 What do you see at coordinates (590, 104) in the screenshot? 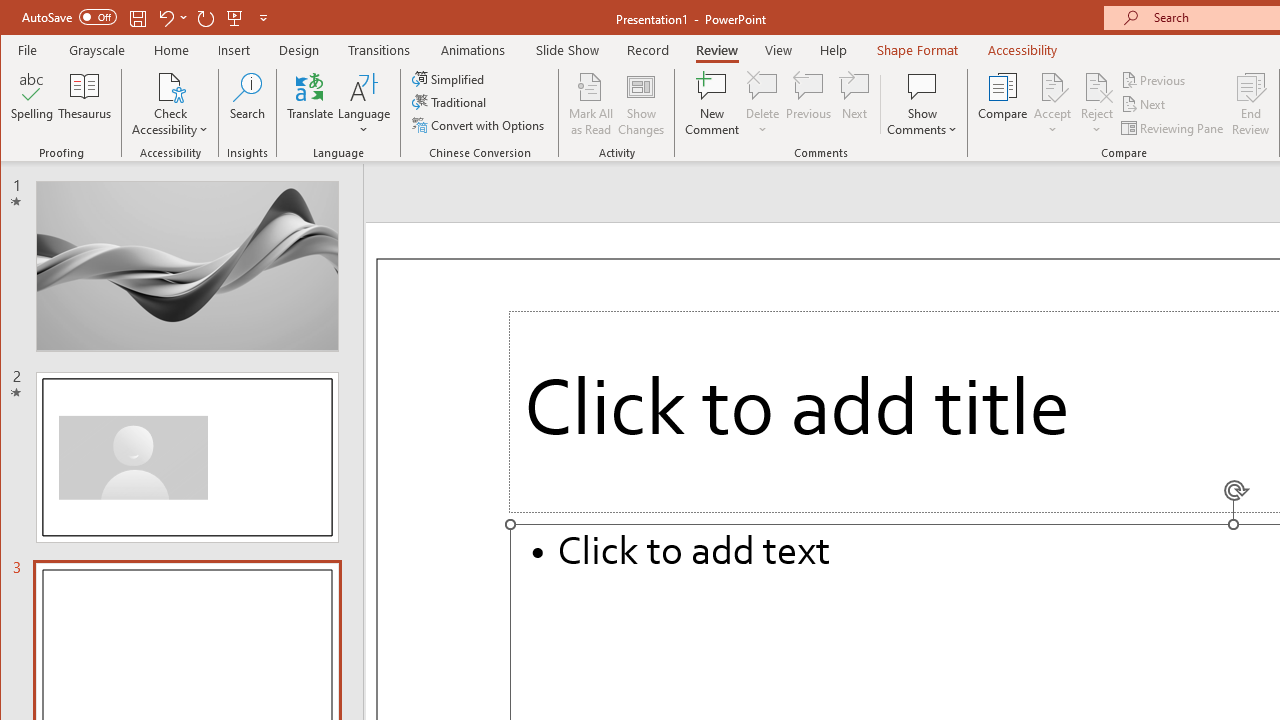
I see `'Mark All as Read'` at bounding box center [590, 104].